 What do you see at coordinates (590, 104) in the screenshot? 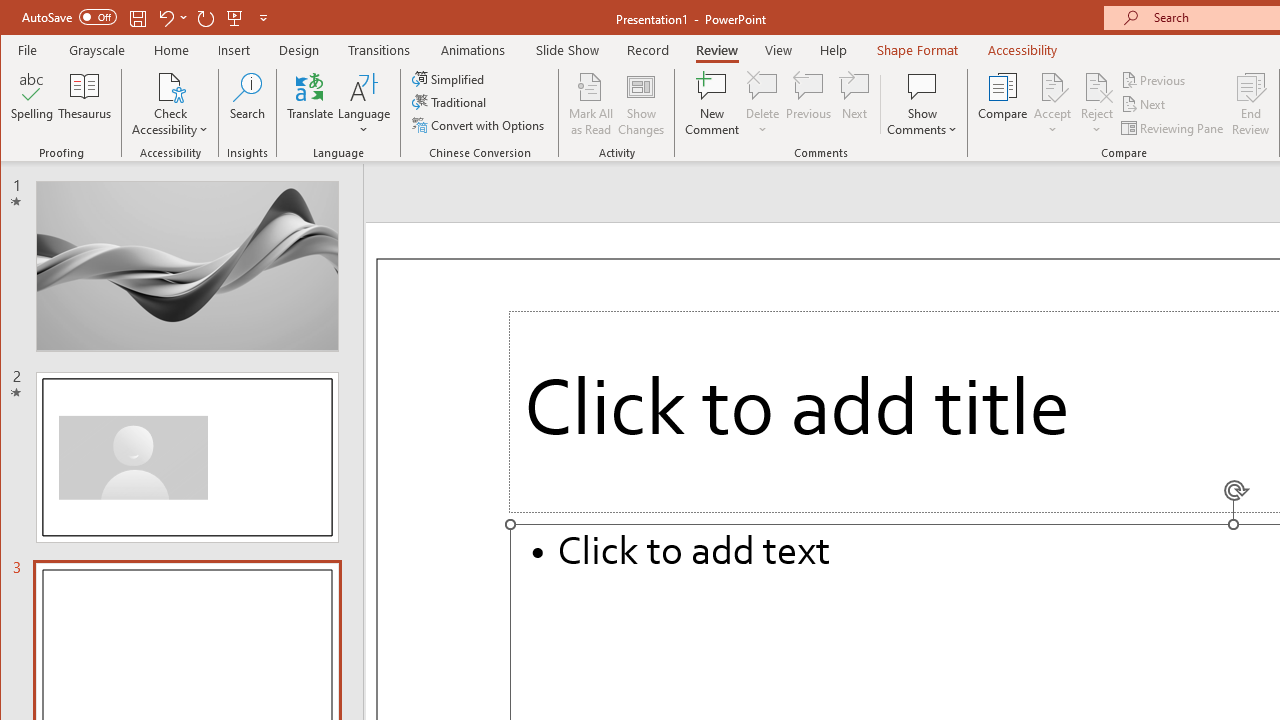
I see `'Mark All as Read'` at bounding box center [590, 104].